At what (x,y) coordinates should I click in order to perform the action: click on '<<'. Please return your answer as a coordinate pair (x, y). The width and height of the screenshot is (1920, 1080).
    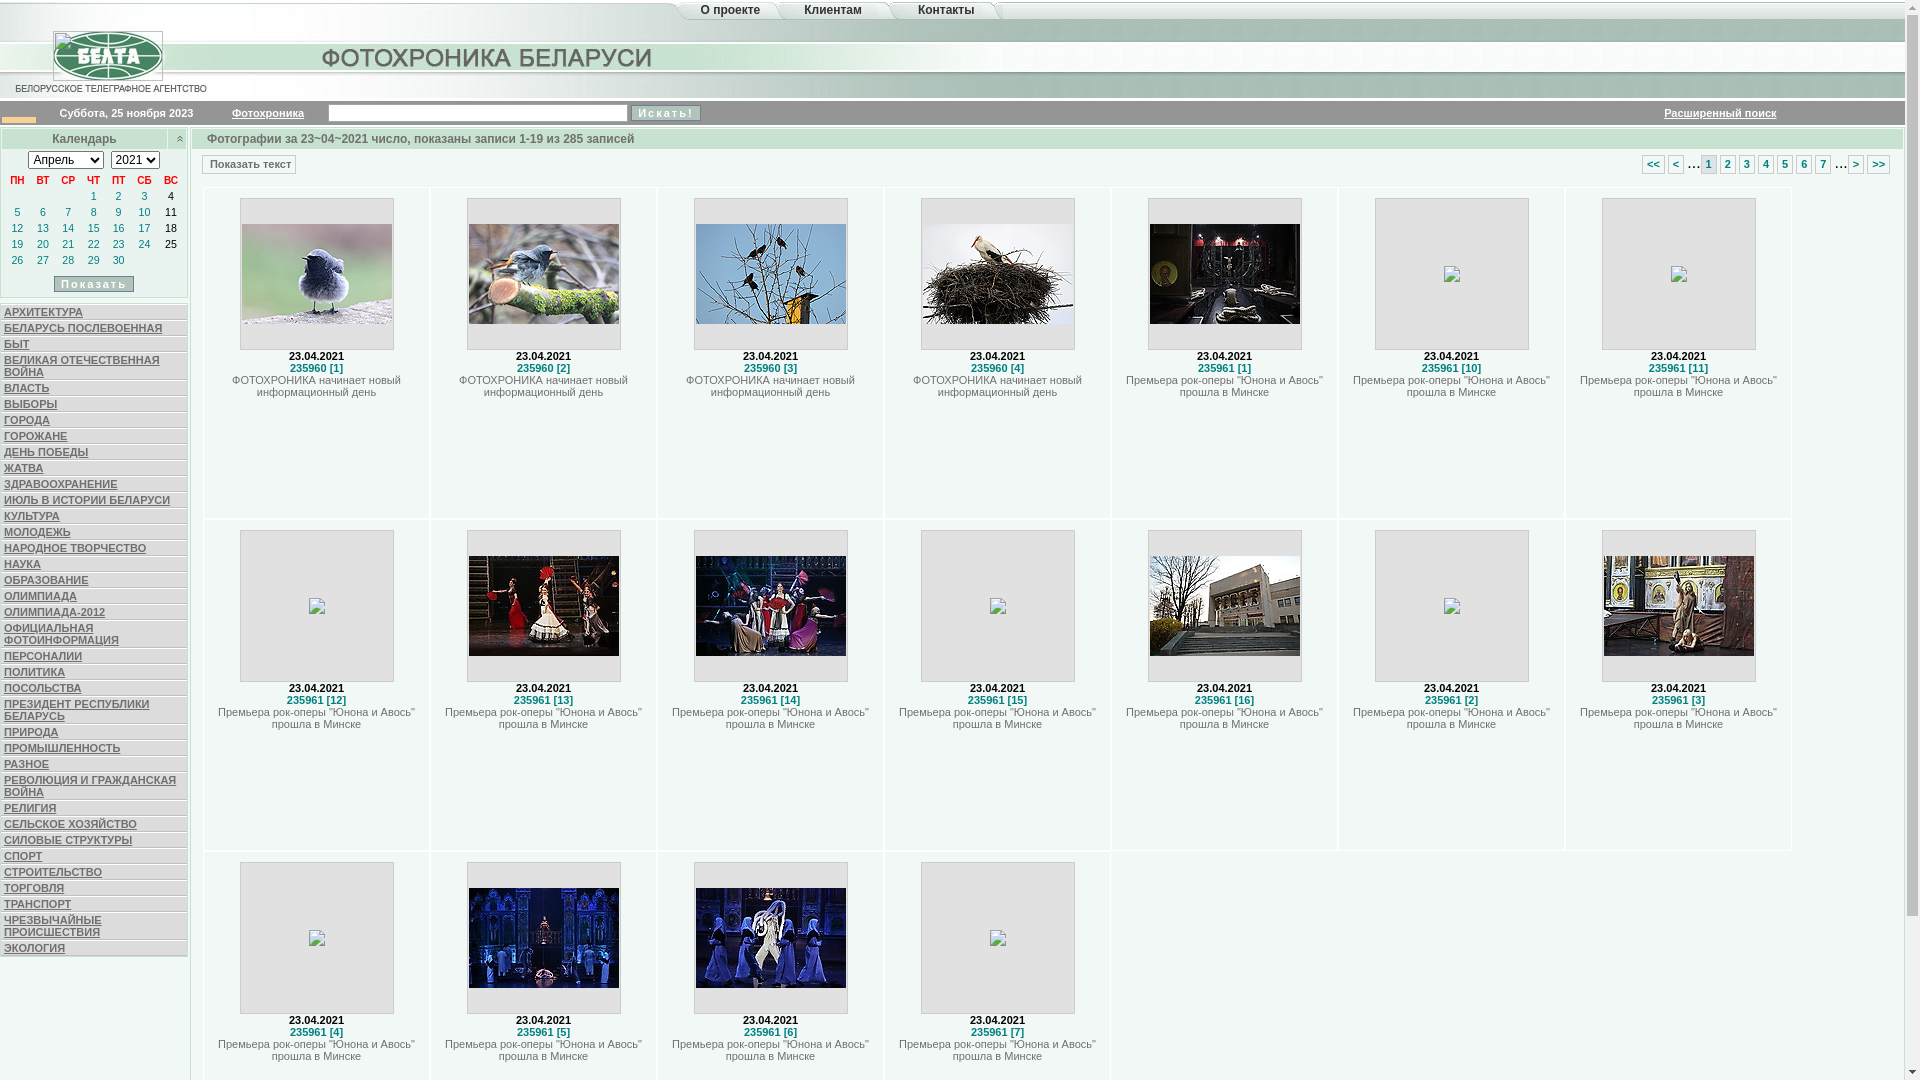
    Looking at the image, I should click on (1653, 162).